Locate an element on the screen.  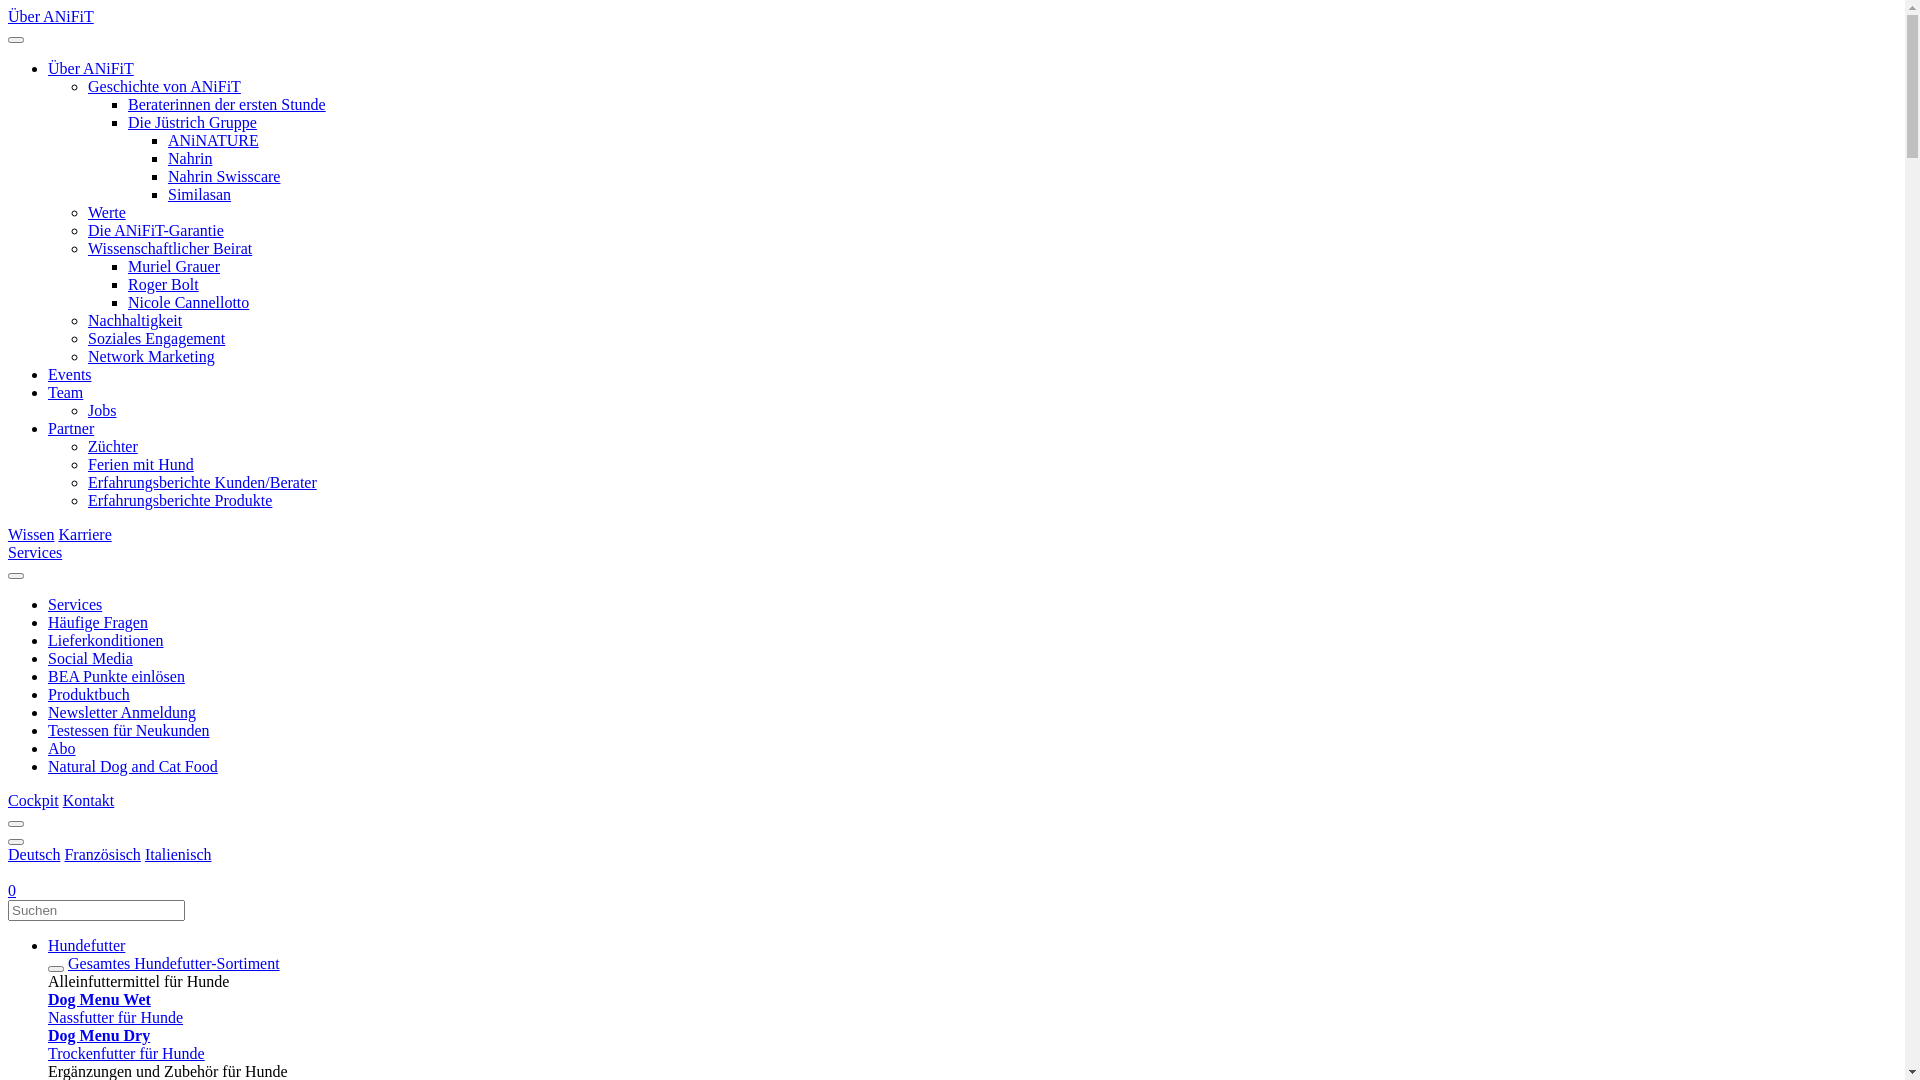
'Beraterinnen der ersten Stunde' is located at coordinates (226, 104).